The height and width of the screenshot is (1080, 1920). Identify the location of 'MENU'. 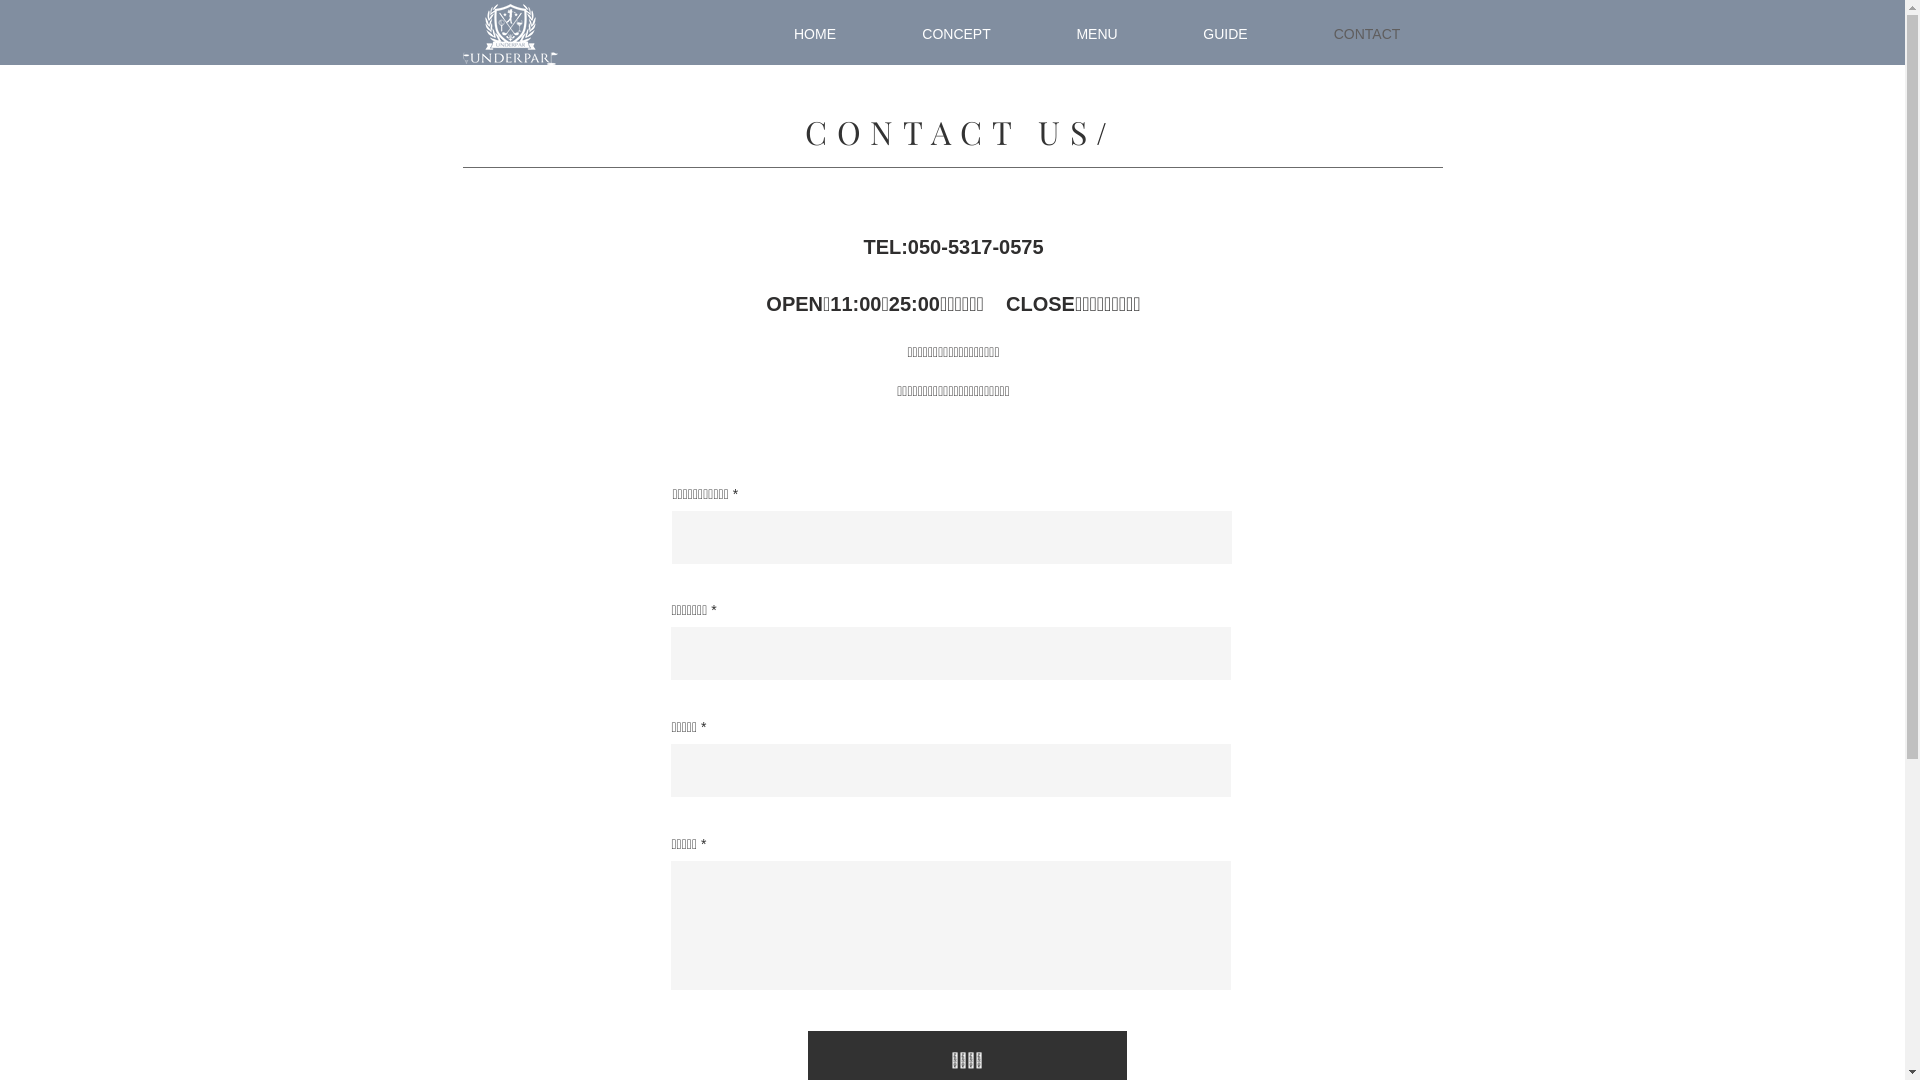
(1096, 34).